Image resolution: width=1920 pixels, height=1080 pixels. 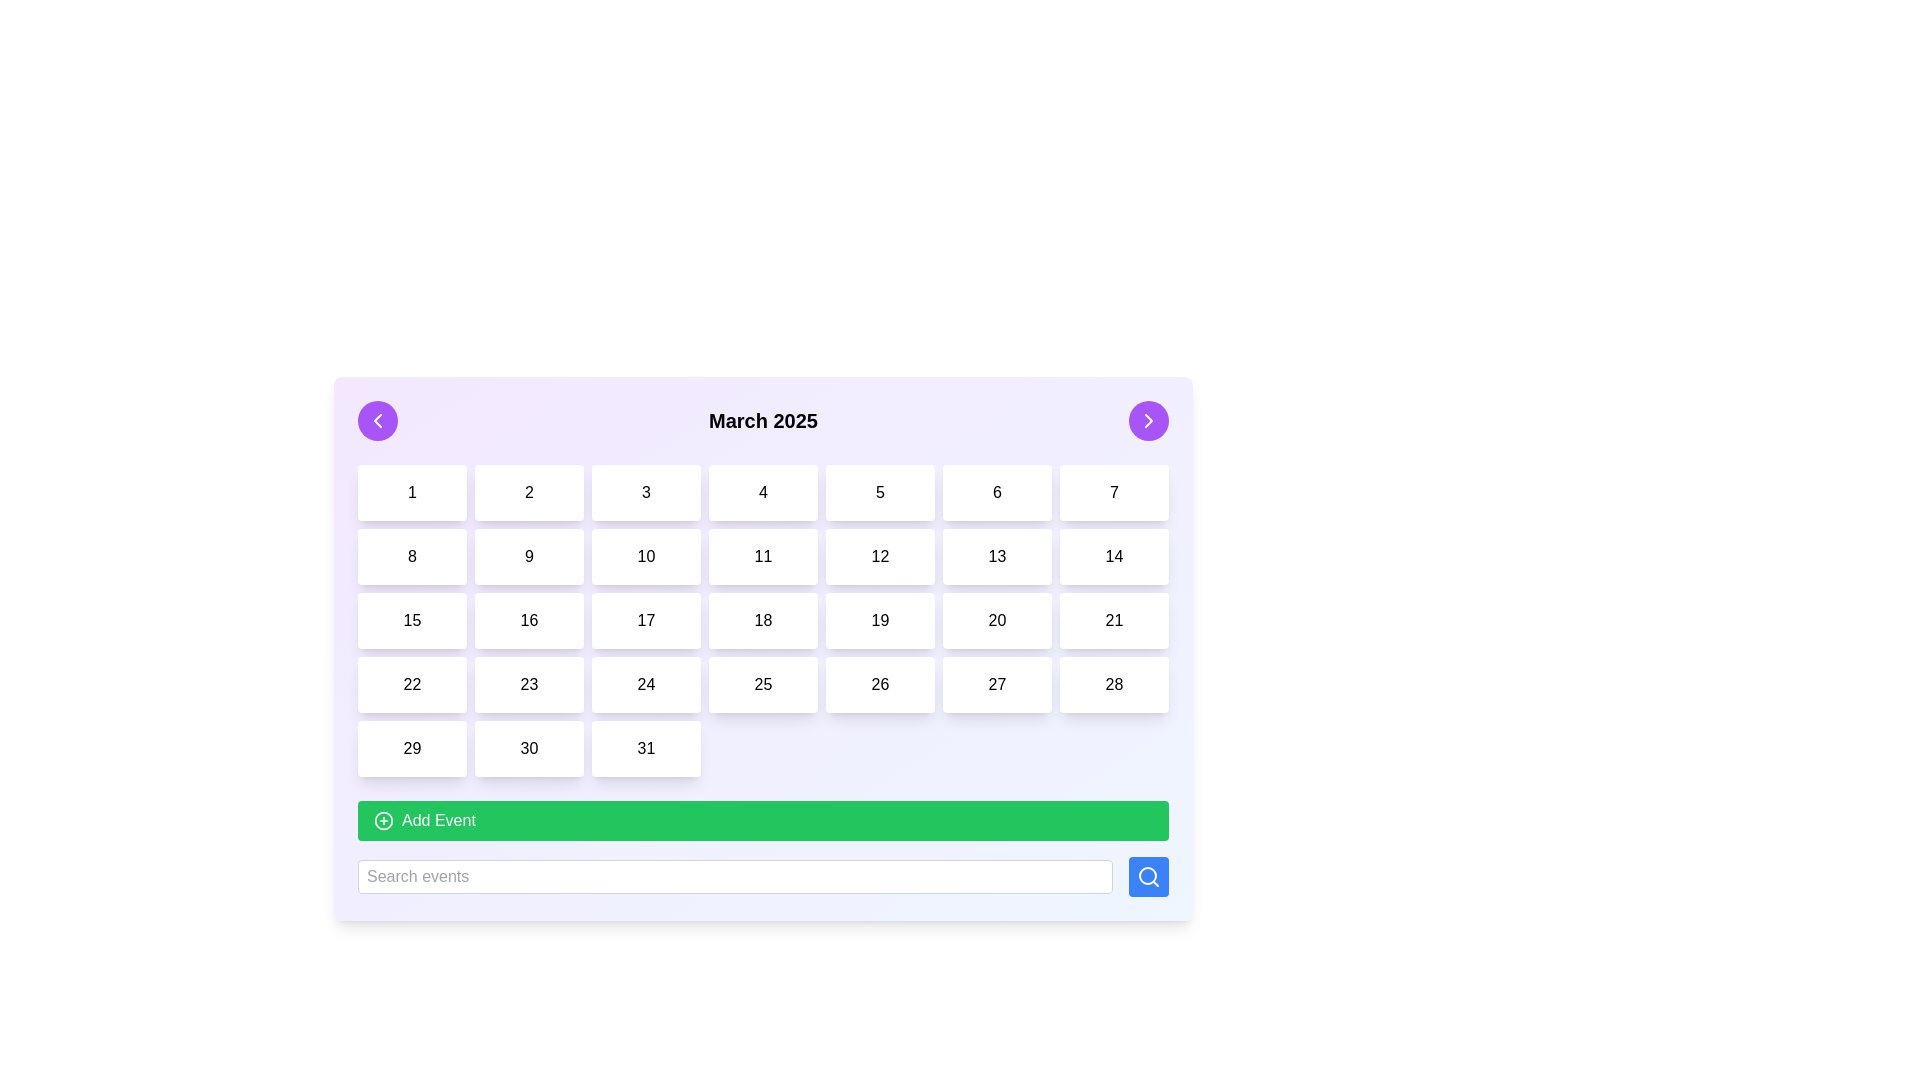 I want to click on the calendar day tile representing the 22nd day, so click(x=411, y=684).